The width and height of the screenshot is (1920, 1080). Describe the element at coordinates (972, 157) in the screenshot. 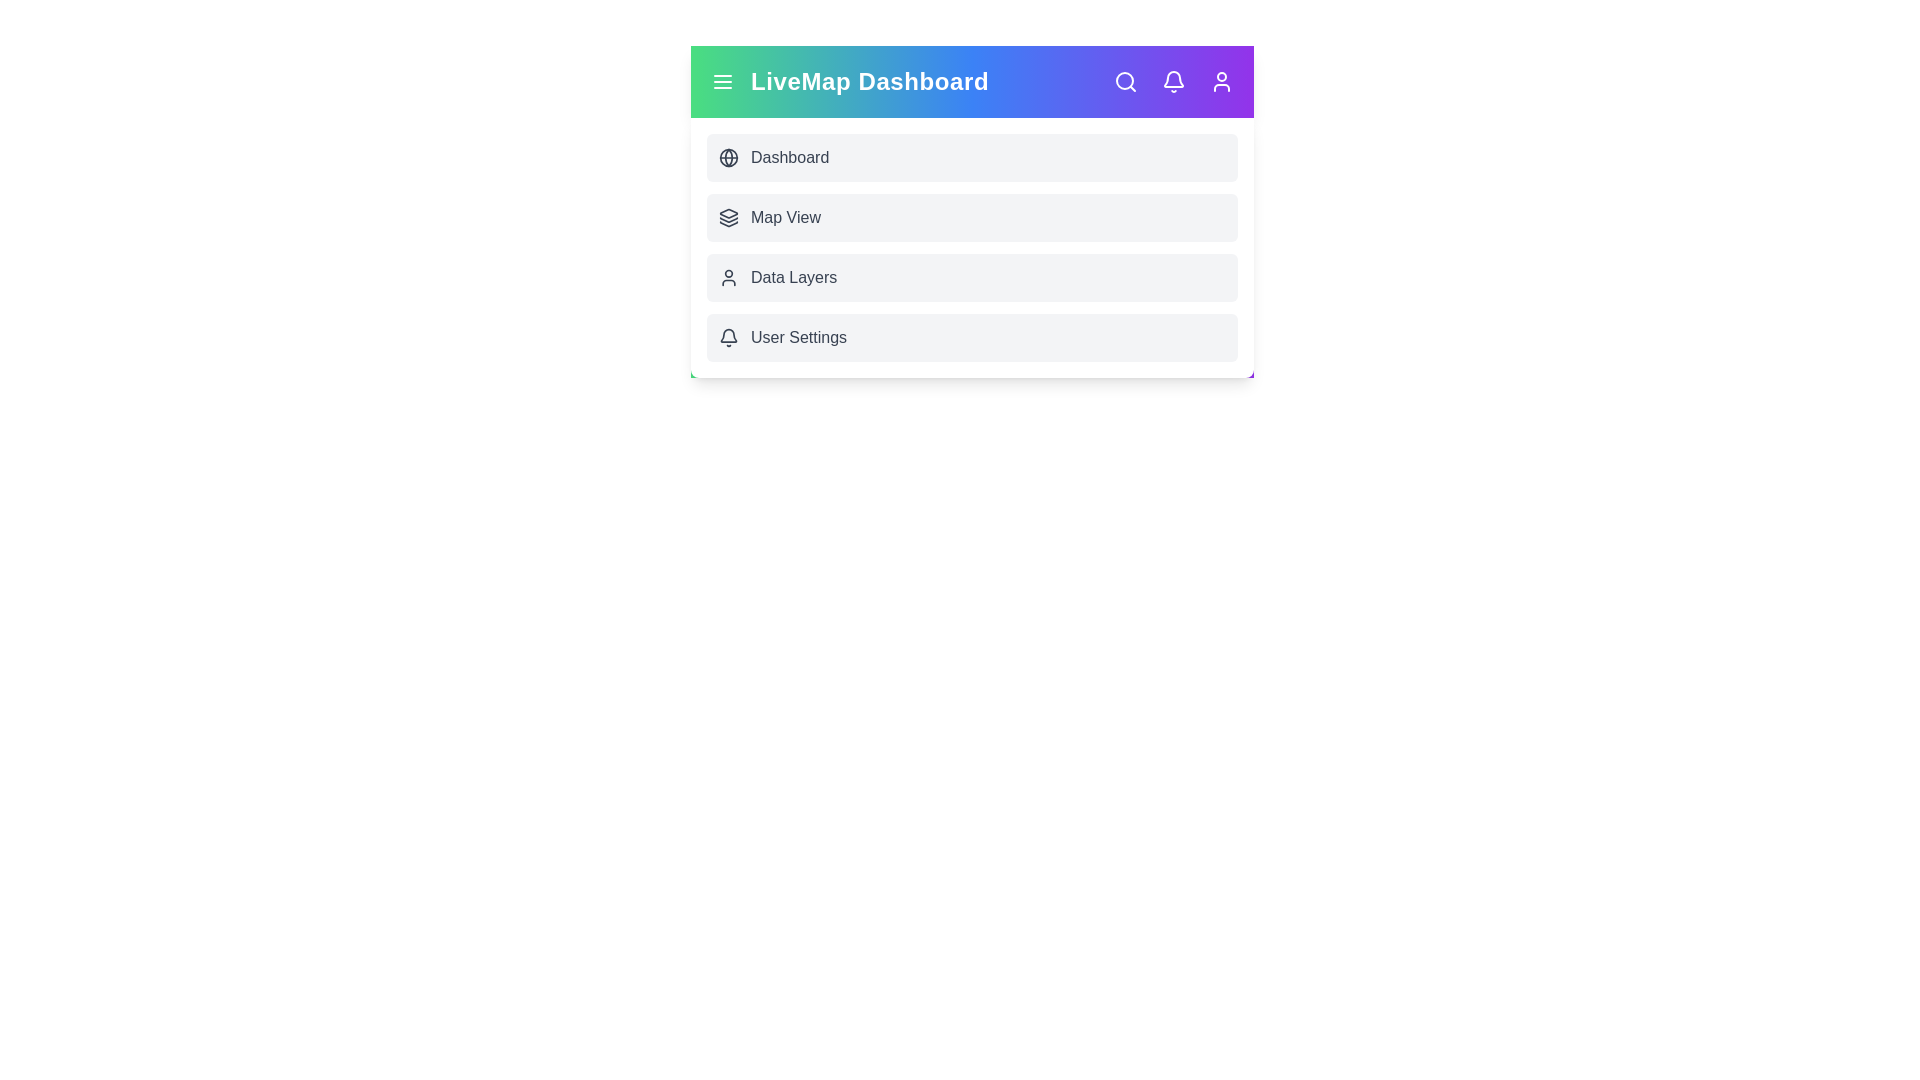

I see `the interactive element Dashboard Menu Item to view its visual feedback` at that location.